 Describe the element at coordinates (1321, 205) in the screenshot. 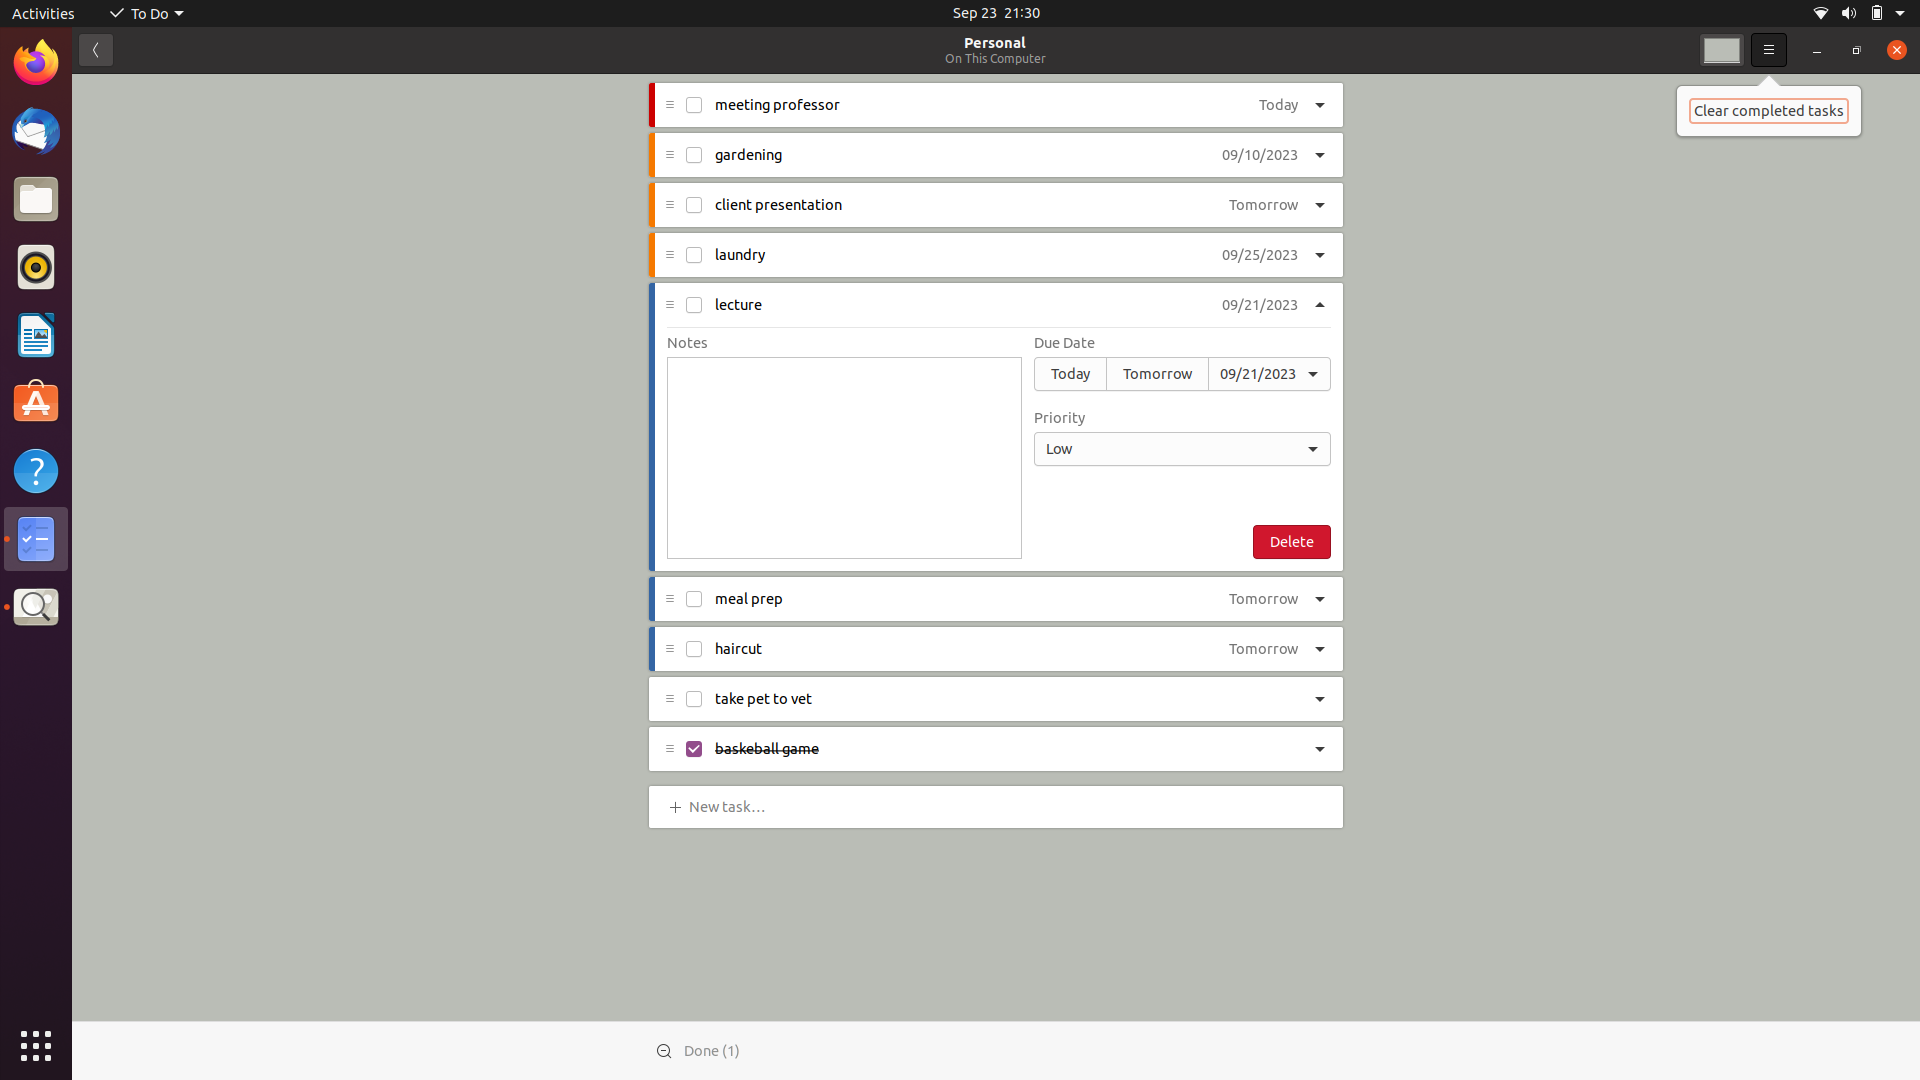

I see `Highlight "client presentation" as essential` at that location.